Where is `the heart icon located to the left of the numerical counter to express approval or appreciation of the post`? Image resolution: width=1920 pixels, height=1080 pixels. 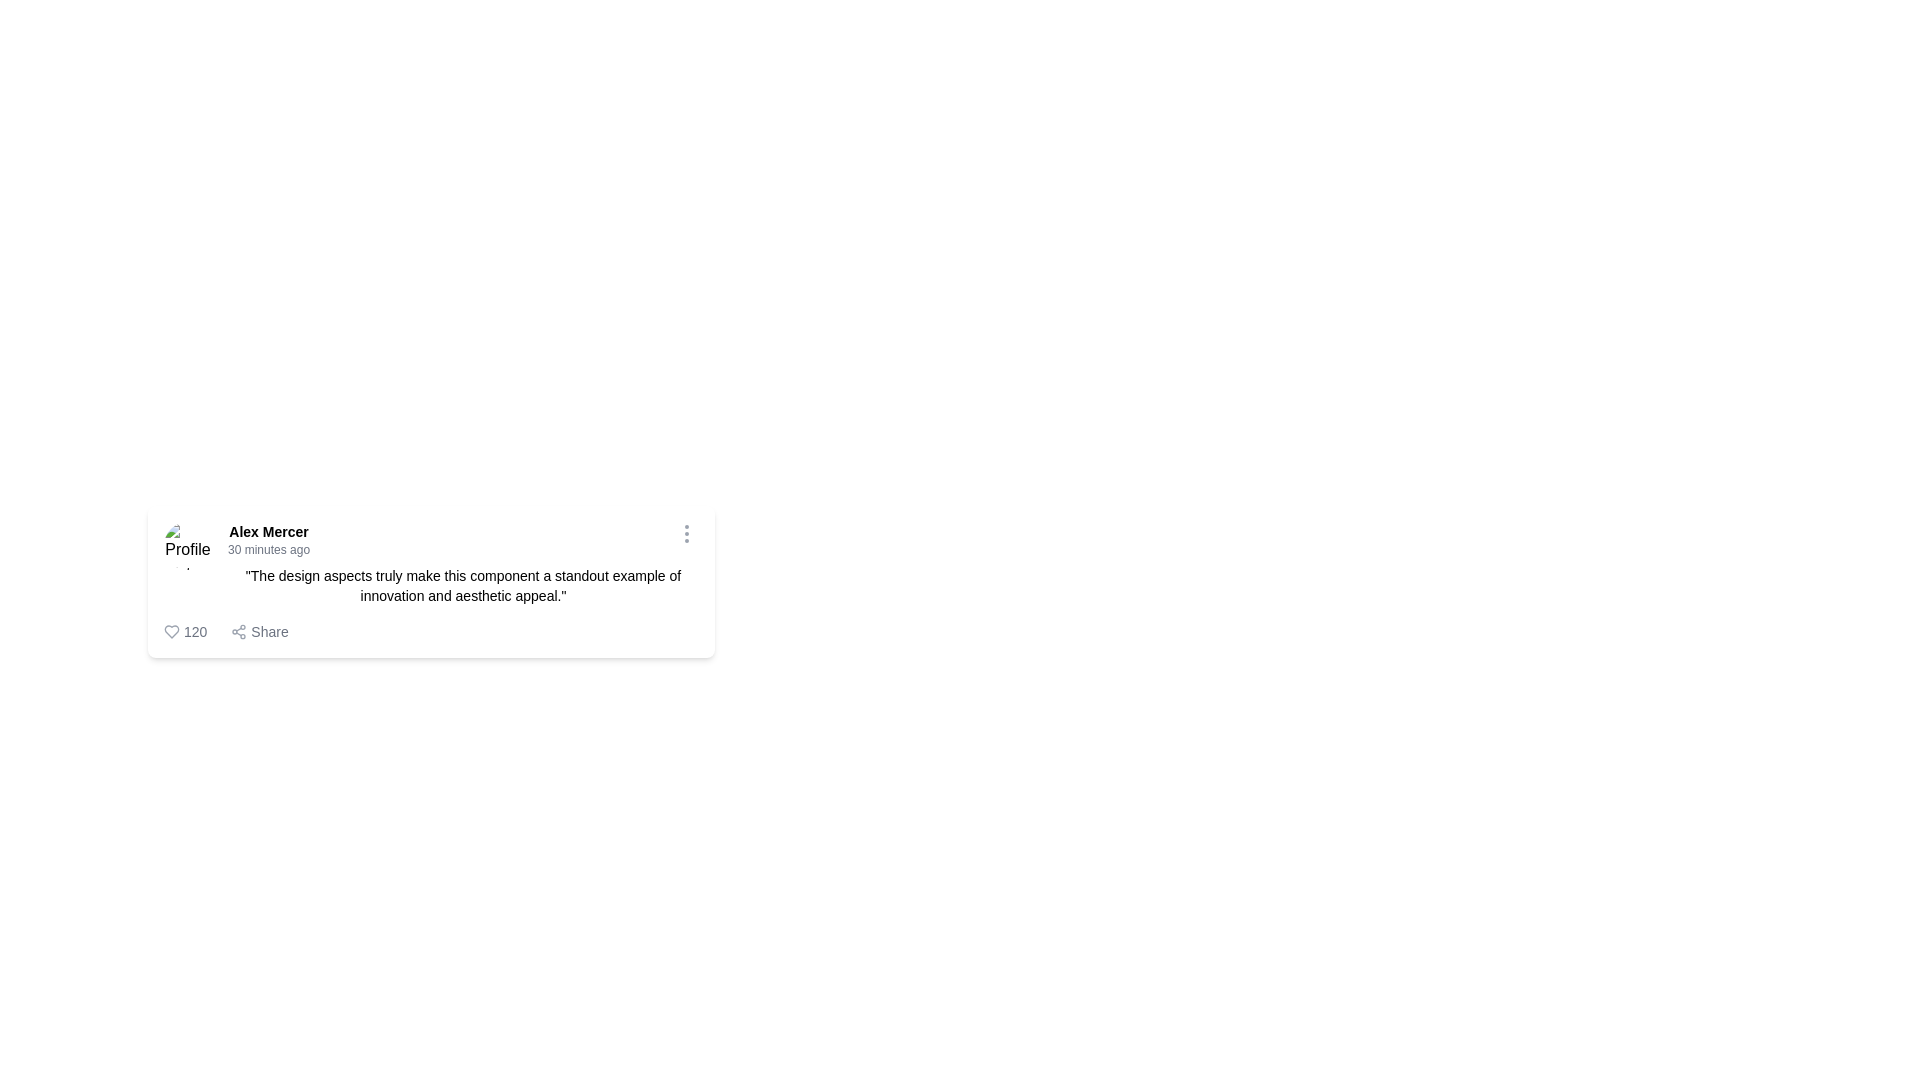 the heart icon located to the left of the numerical counter to express approval or appreciation of the post is located at coordinates (172, 632).